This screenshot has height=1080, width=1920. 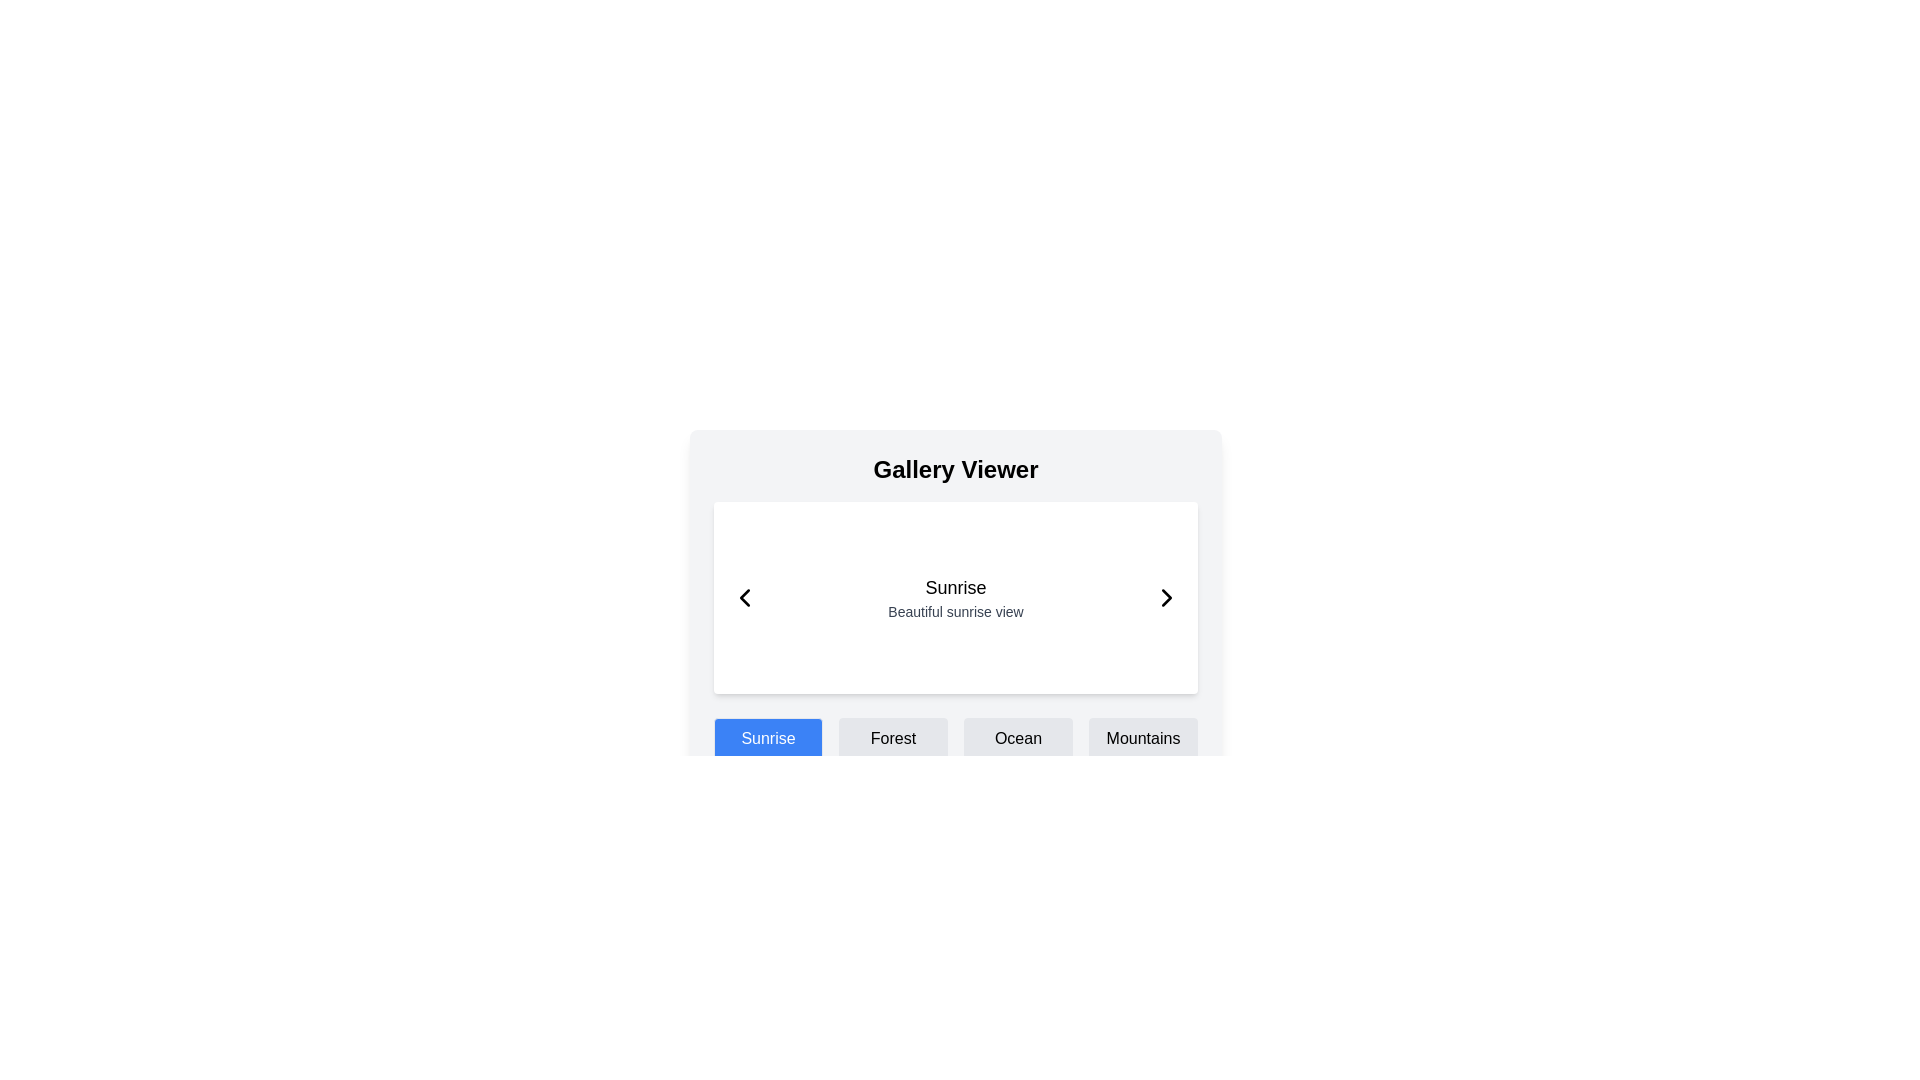 What do you see at coordinates (743, 596) in the screenshot?
I see `the left-pointing chevron arrow icon located within the card labeled 'Sunrise'` at bounding box center [743, 596].